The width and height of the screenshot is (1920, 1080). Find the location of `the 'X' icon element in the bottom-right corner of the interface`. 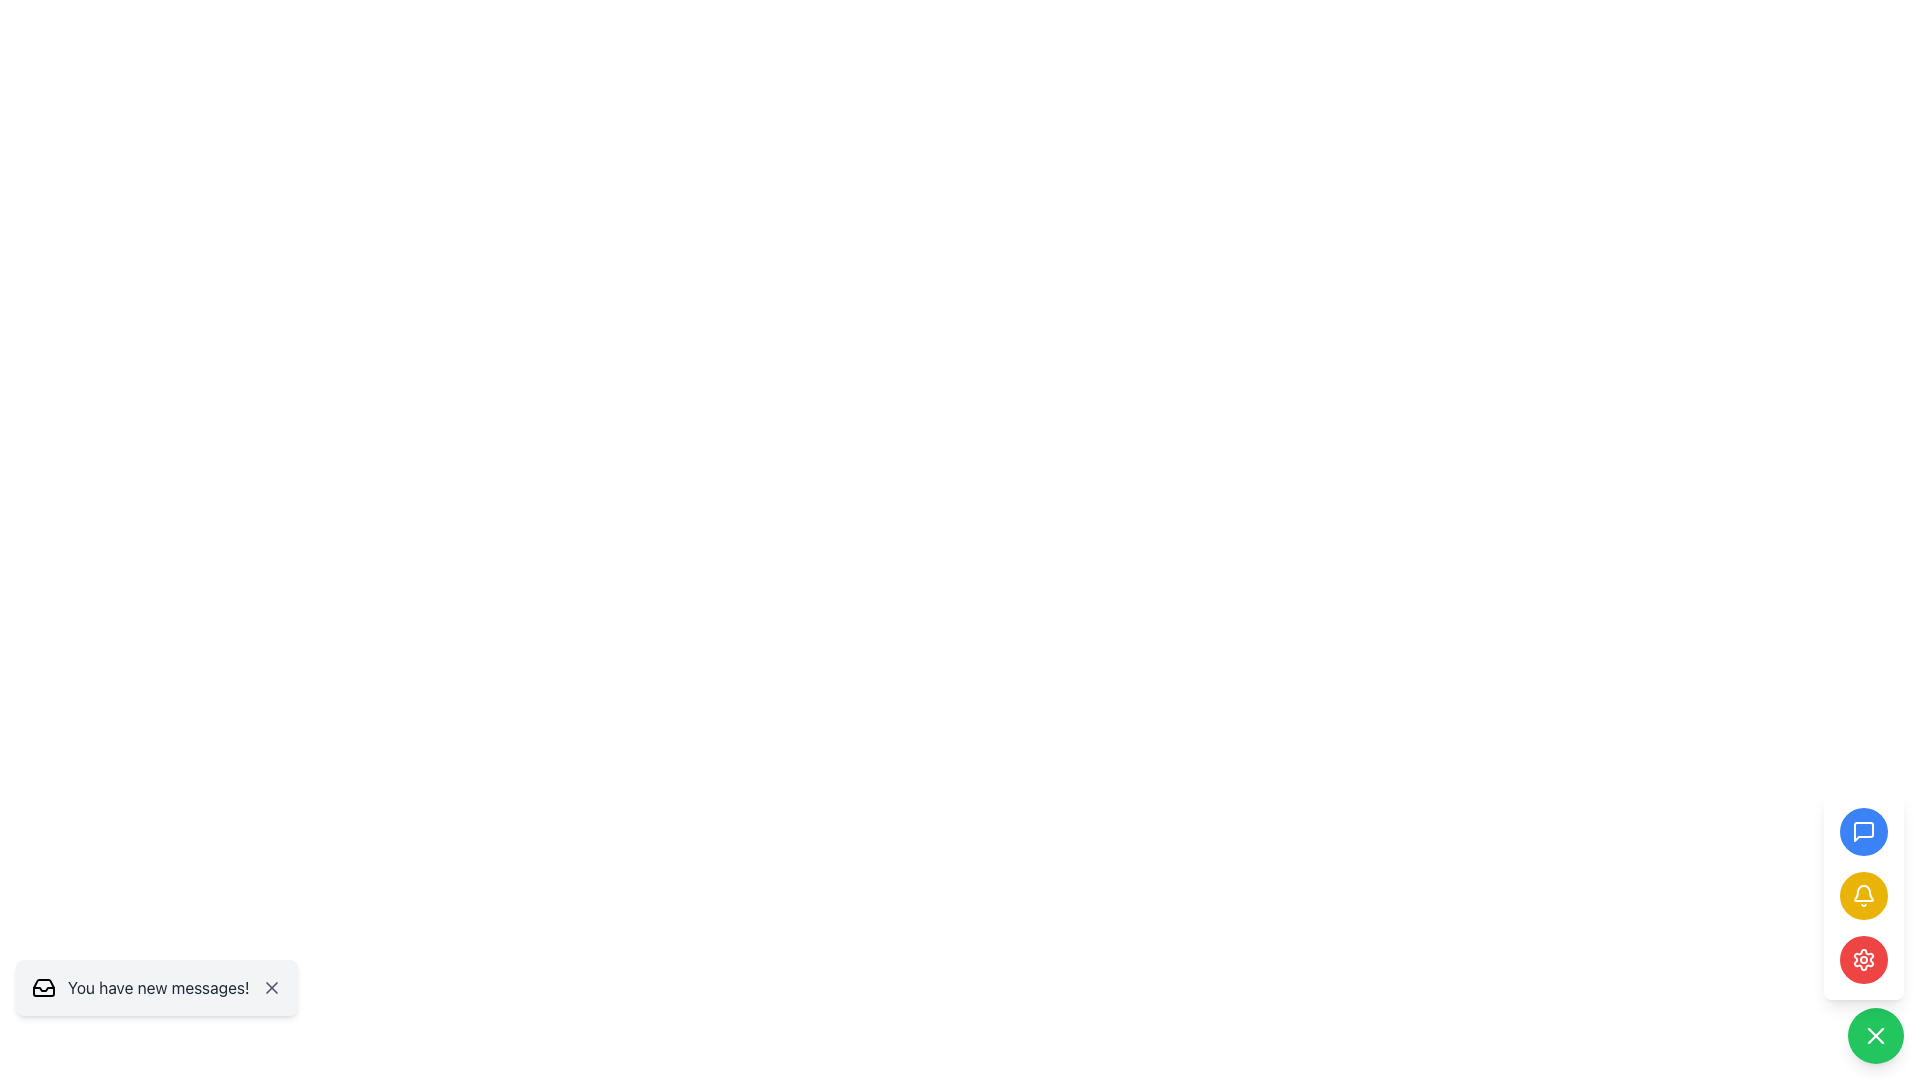

the 'X' icon element in the bottom-right corner of the interface is located at coordinates (270, 986).